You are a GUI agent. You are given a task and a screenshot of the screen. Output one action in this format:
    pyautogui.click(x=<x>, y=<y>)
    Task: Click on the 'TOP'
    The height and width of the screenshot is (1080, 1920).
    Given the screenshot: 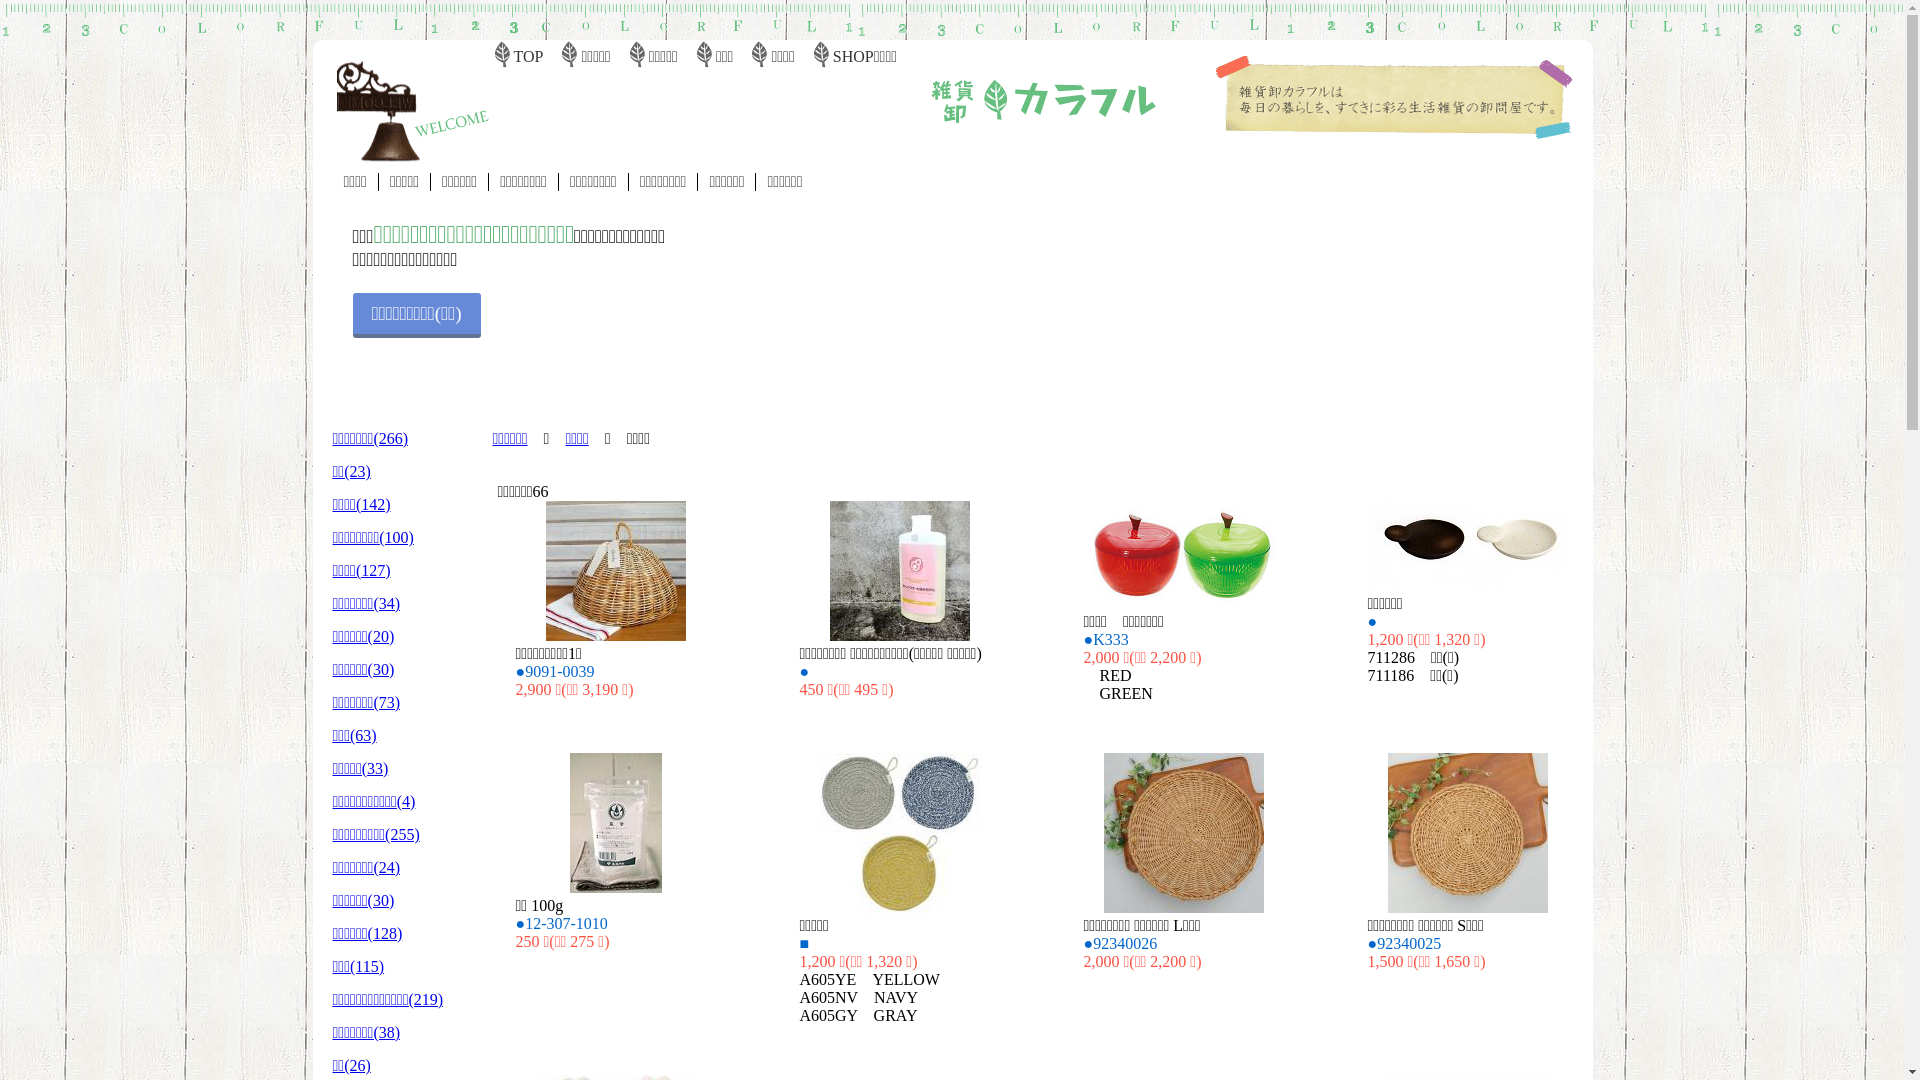 What is the action you would take?
    pyautogui.click(x=513, y=55)
    